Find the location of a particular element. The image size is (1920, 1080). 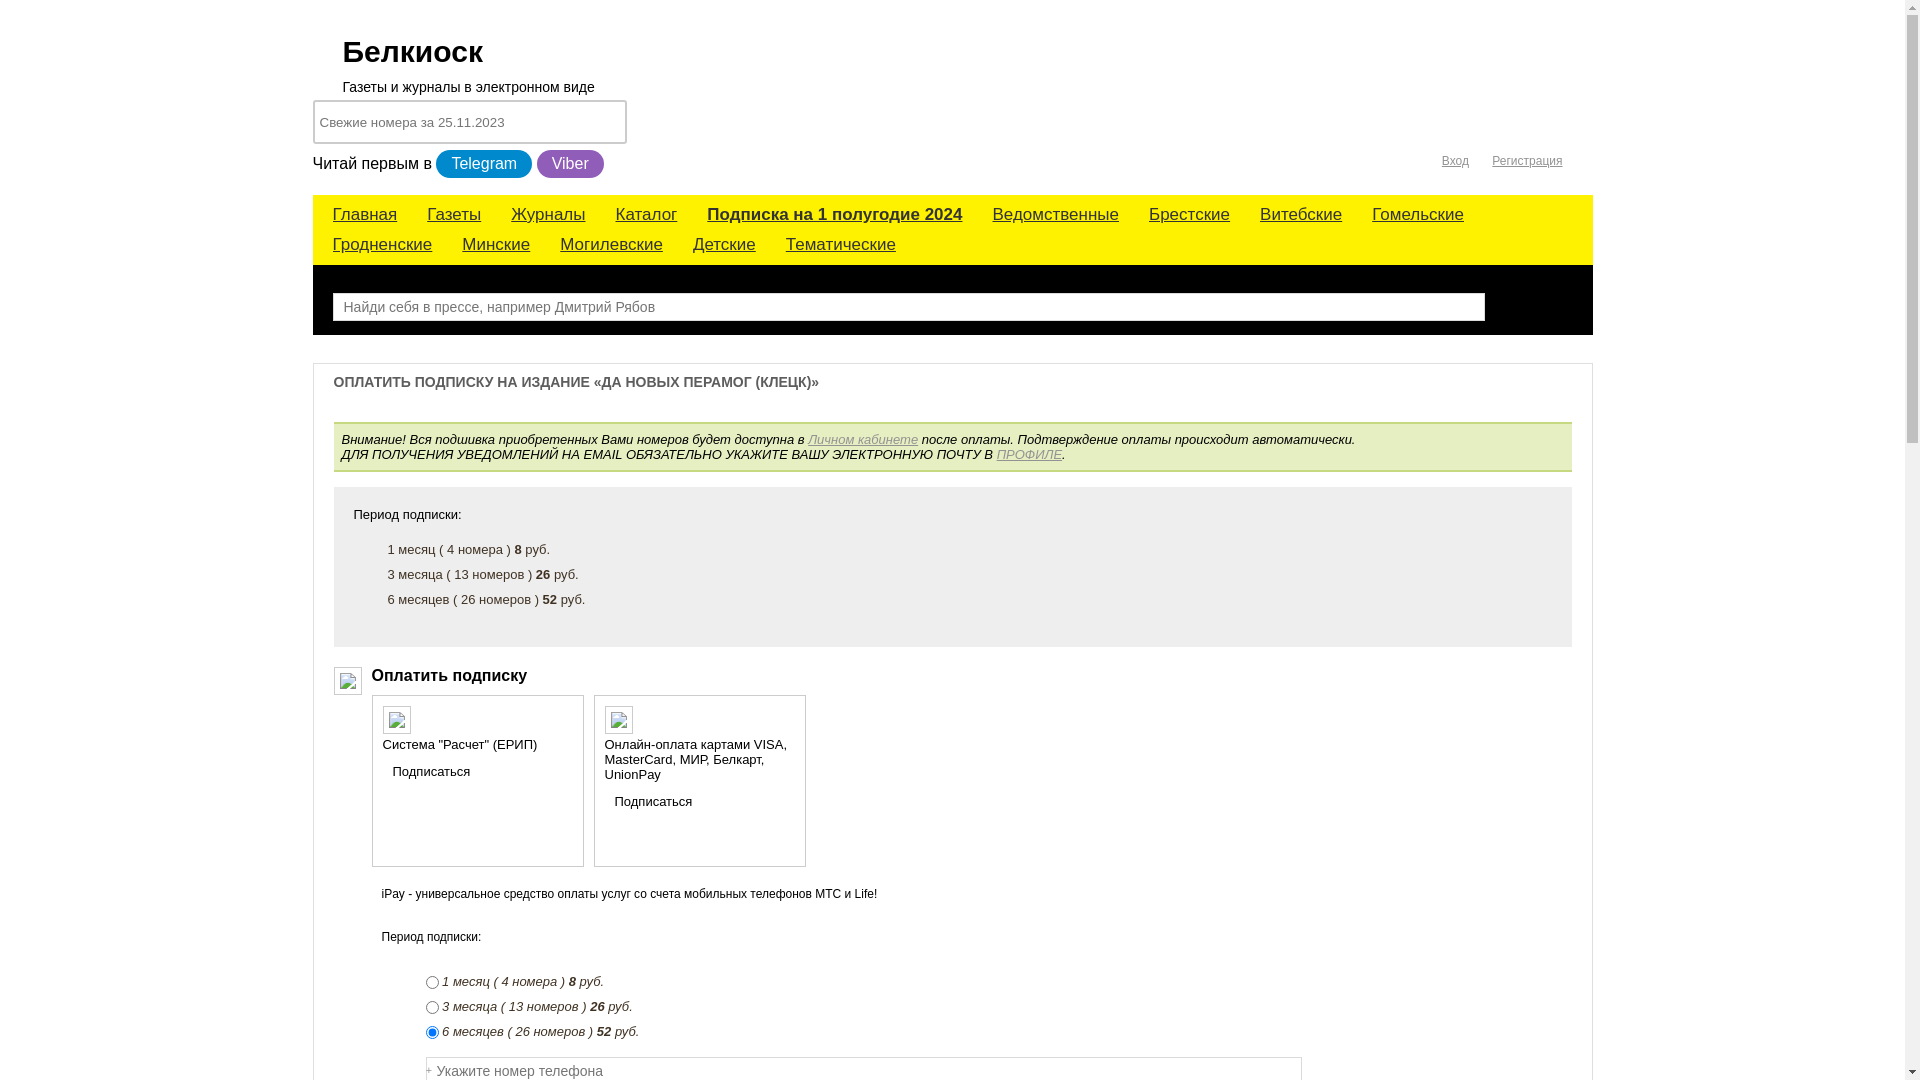

'Viber' is located at coordinates (569, 163).